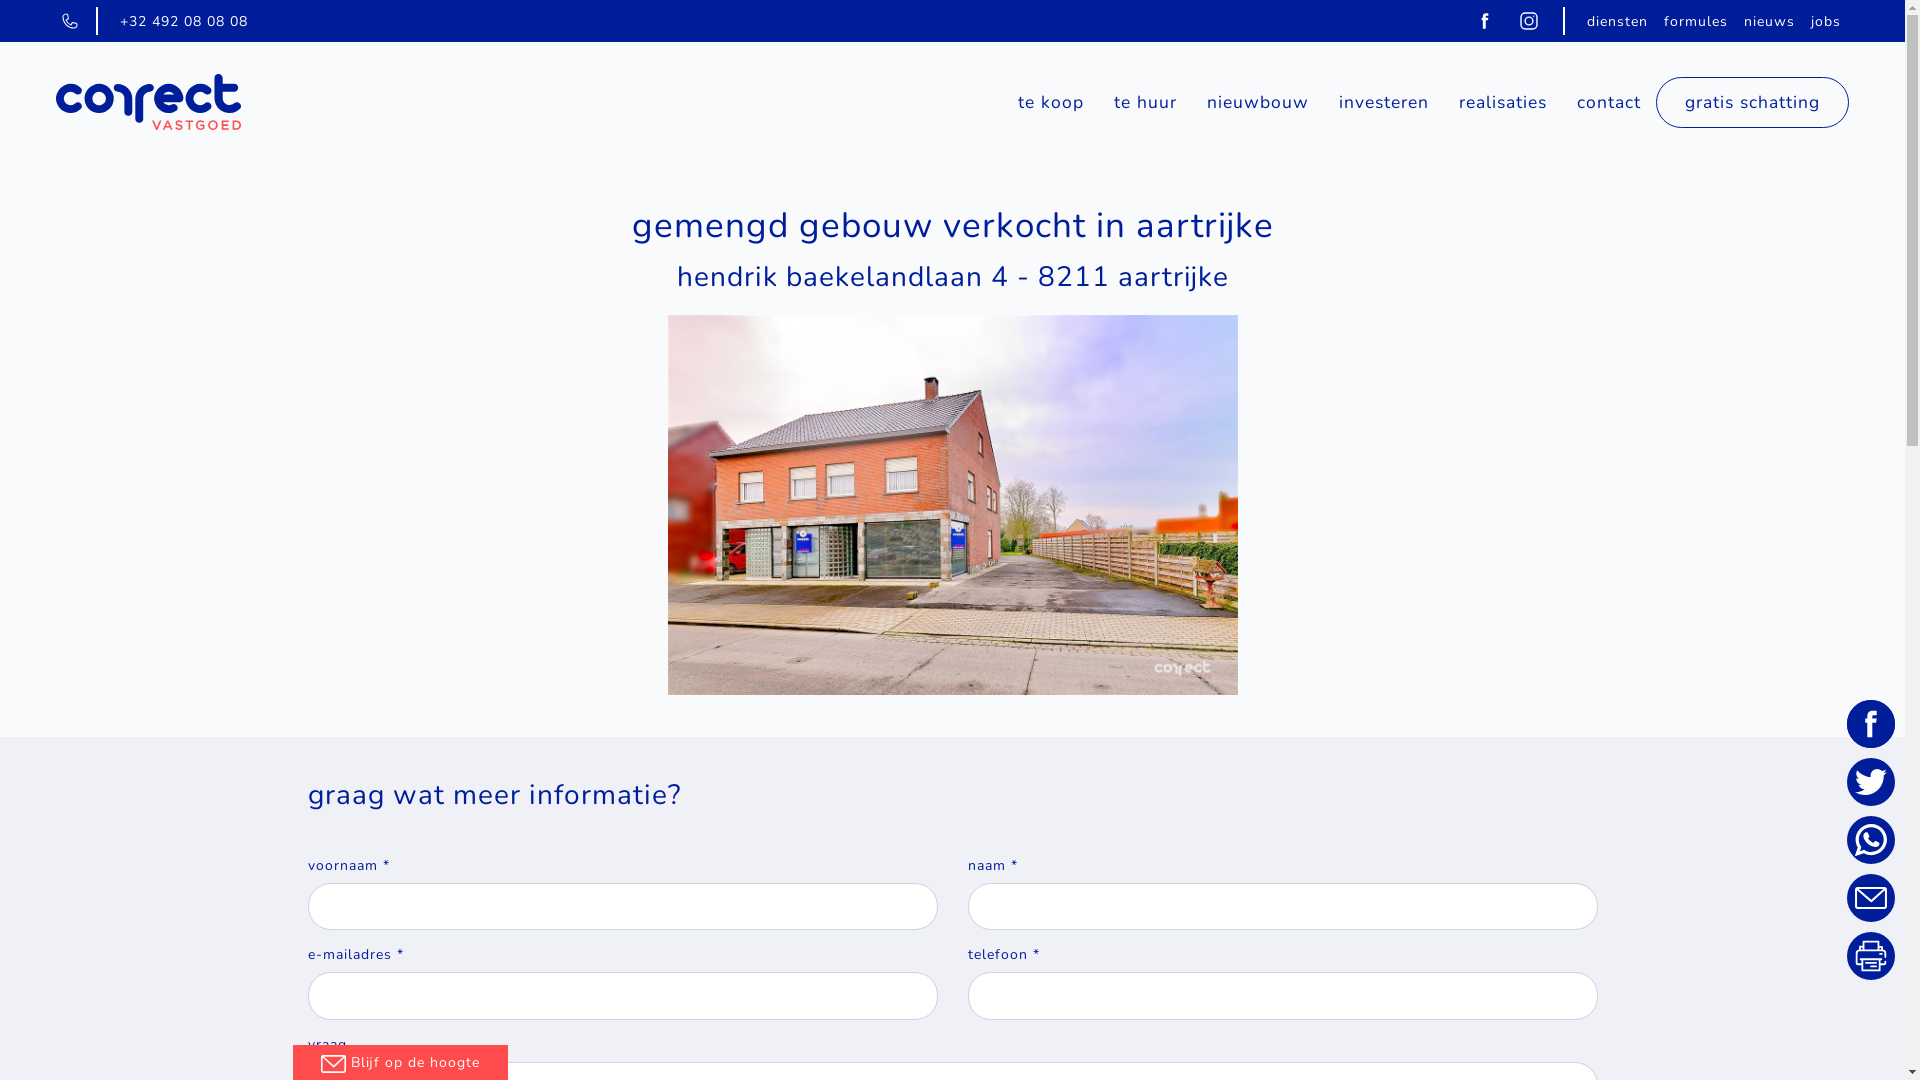 The height and width of the screenshot is (1080, 1920). Describe the element at coordinates (1870, 840) in the screenshot. I see `'Delen via WhatsApp'` at that location.